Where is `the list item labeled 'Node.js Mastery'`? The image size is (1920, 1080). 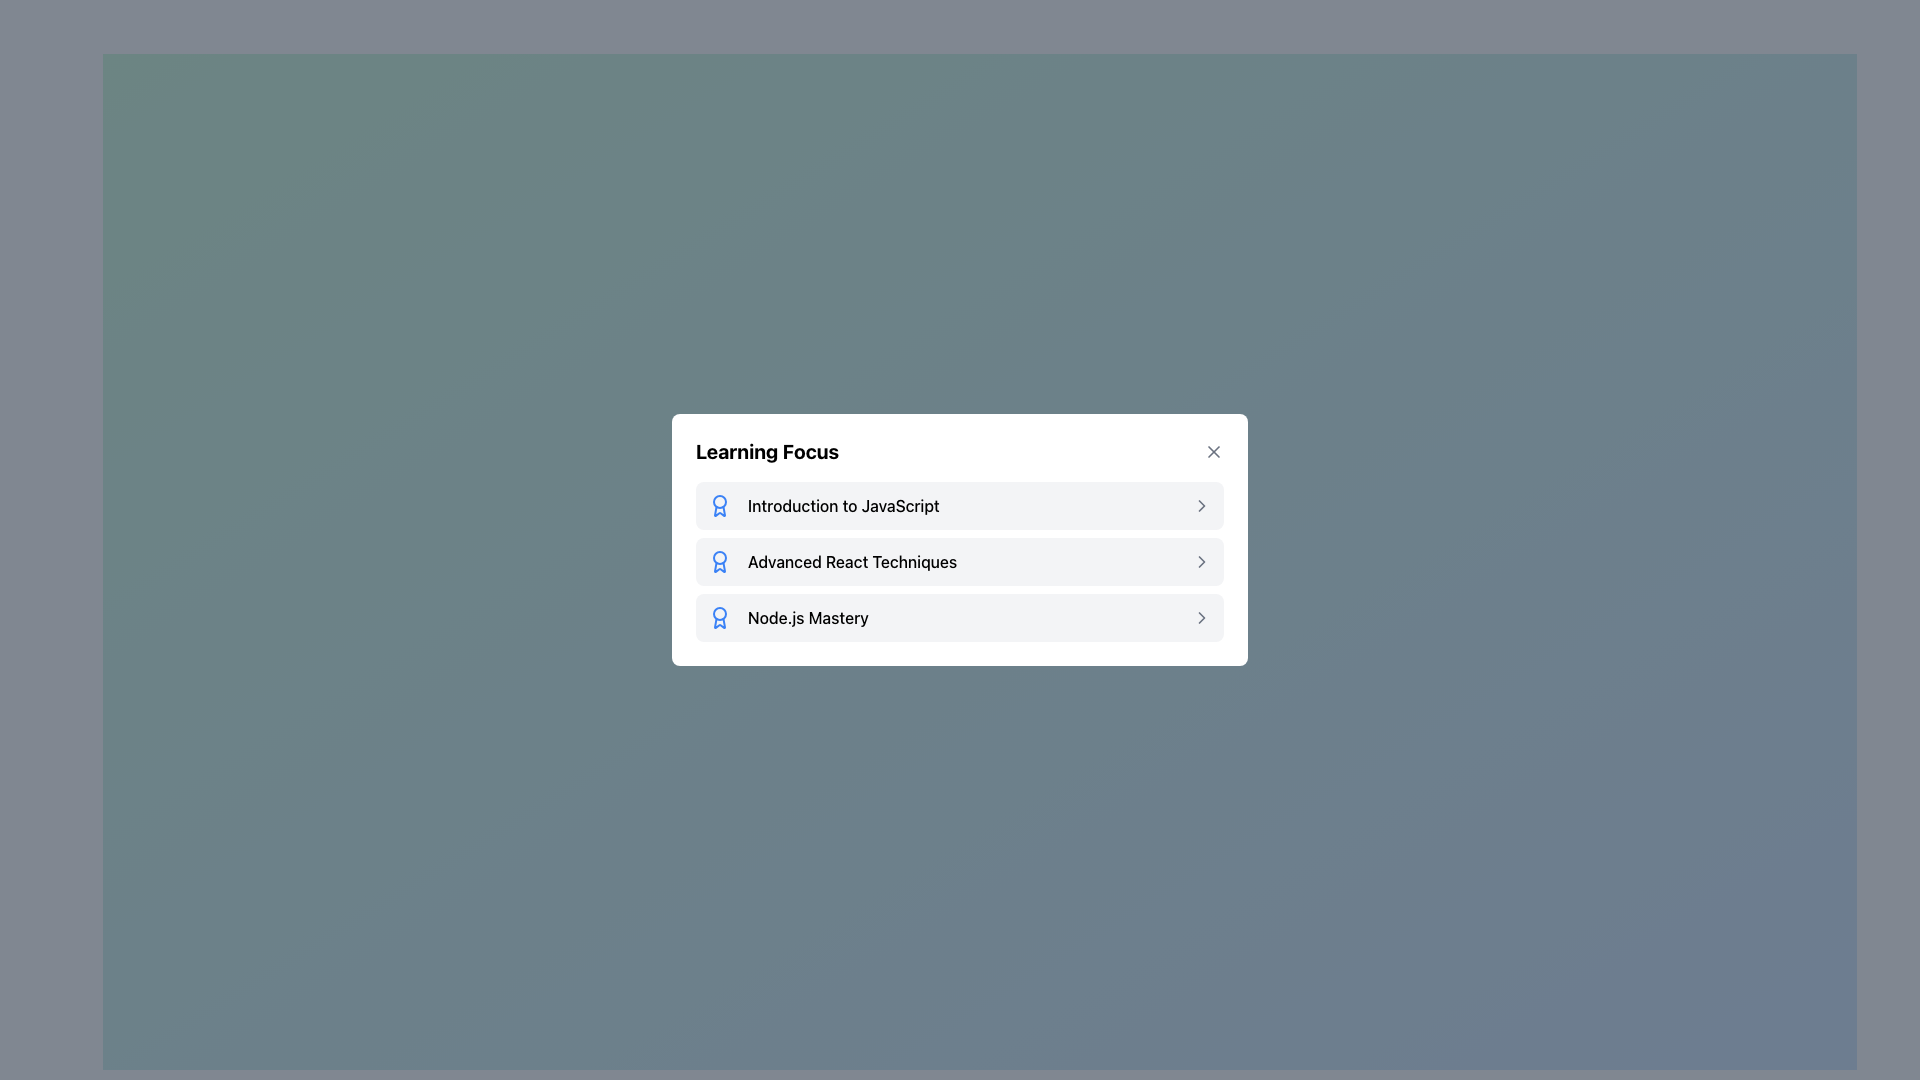
the list item labeled 'Node.js Mastery' is located at coordinates (787, 616).